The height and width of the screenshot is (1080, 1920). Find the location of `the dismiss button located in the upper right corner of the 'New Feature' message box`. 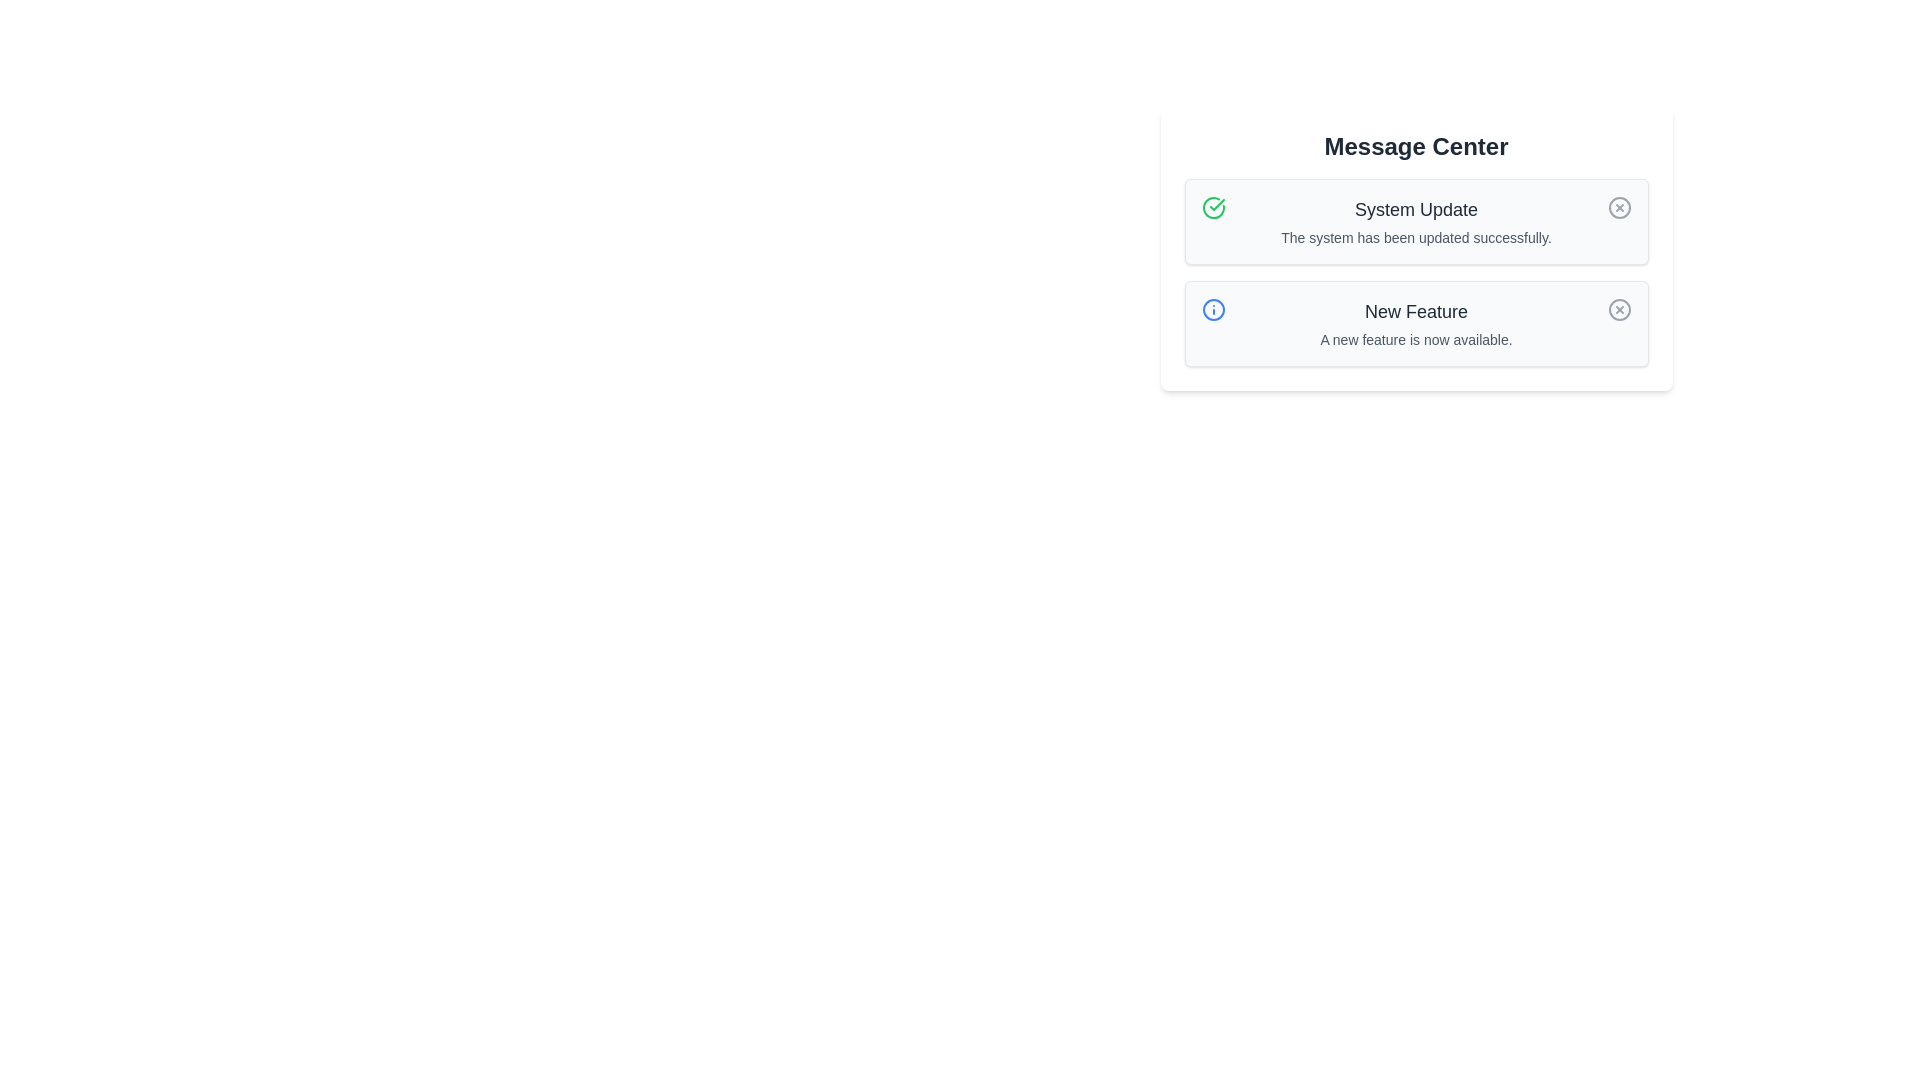

the dismiss button located in the upper right corner of the 'New Feature' message box is located at coordinates (1619, 309).